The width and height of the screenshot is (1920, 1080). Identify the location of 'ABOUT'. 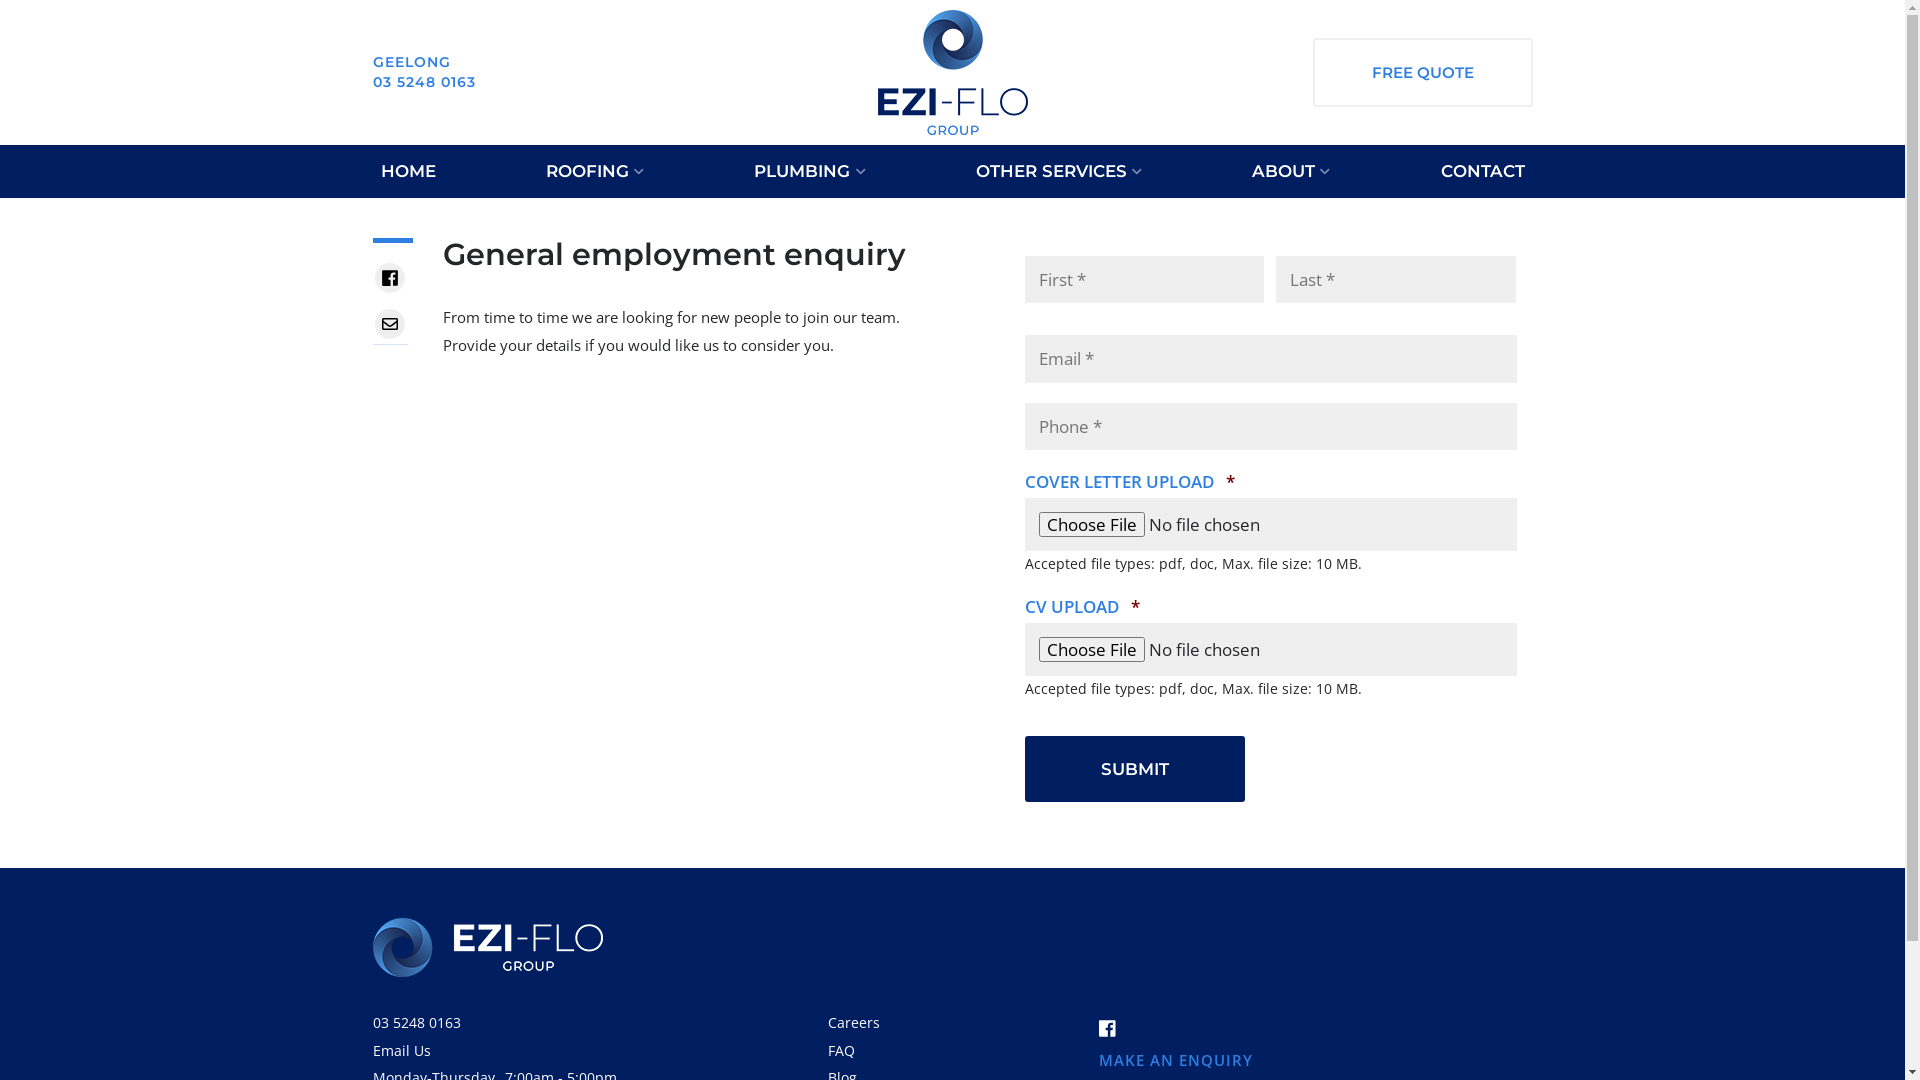
(1291, 170).